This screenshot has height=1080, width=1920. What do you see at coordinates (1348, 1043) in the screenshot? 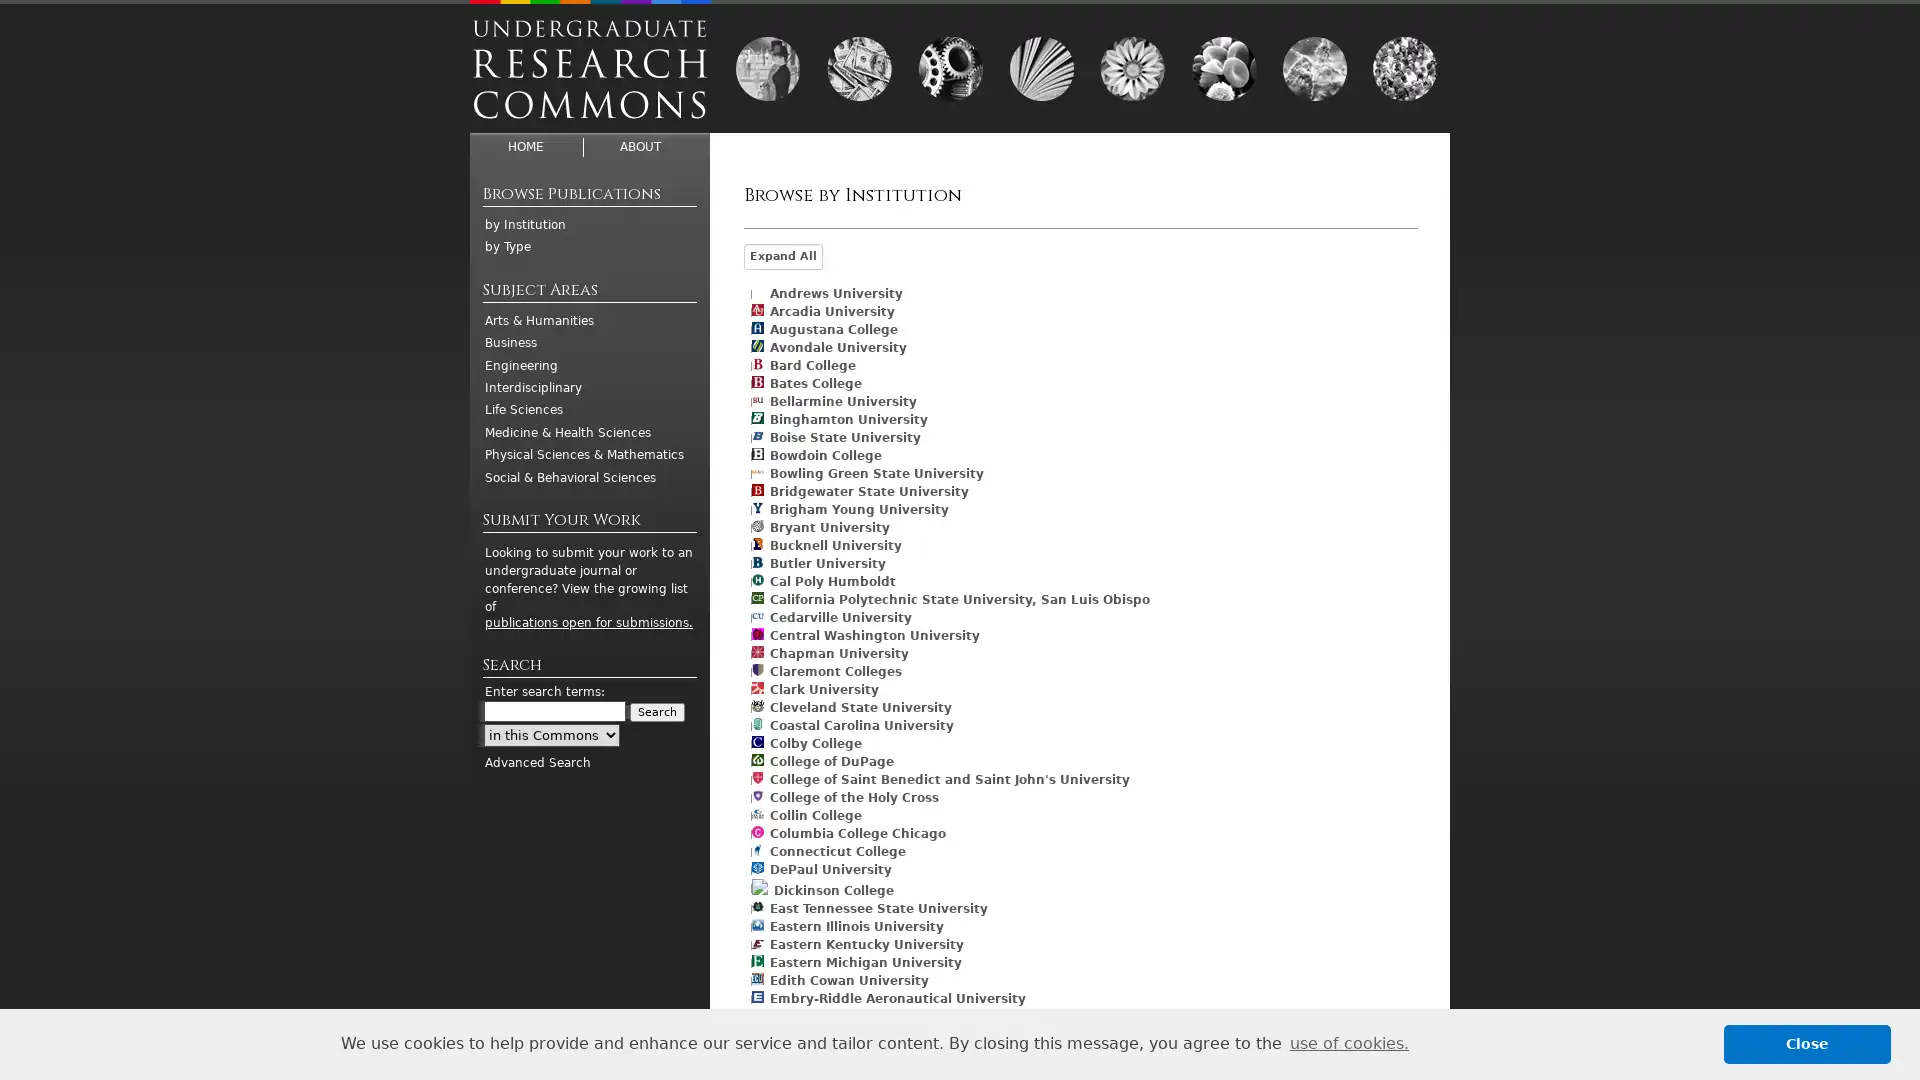
I see `learn more about cookies` at bounding box center [1348, 1043].